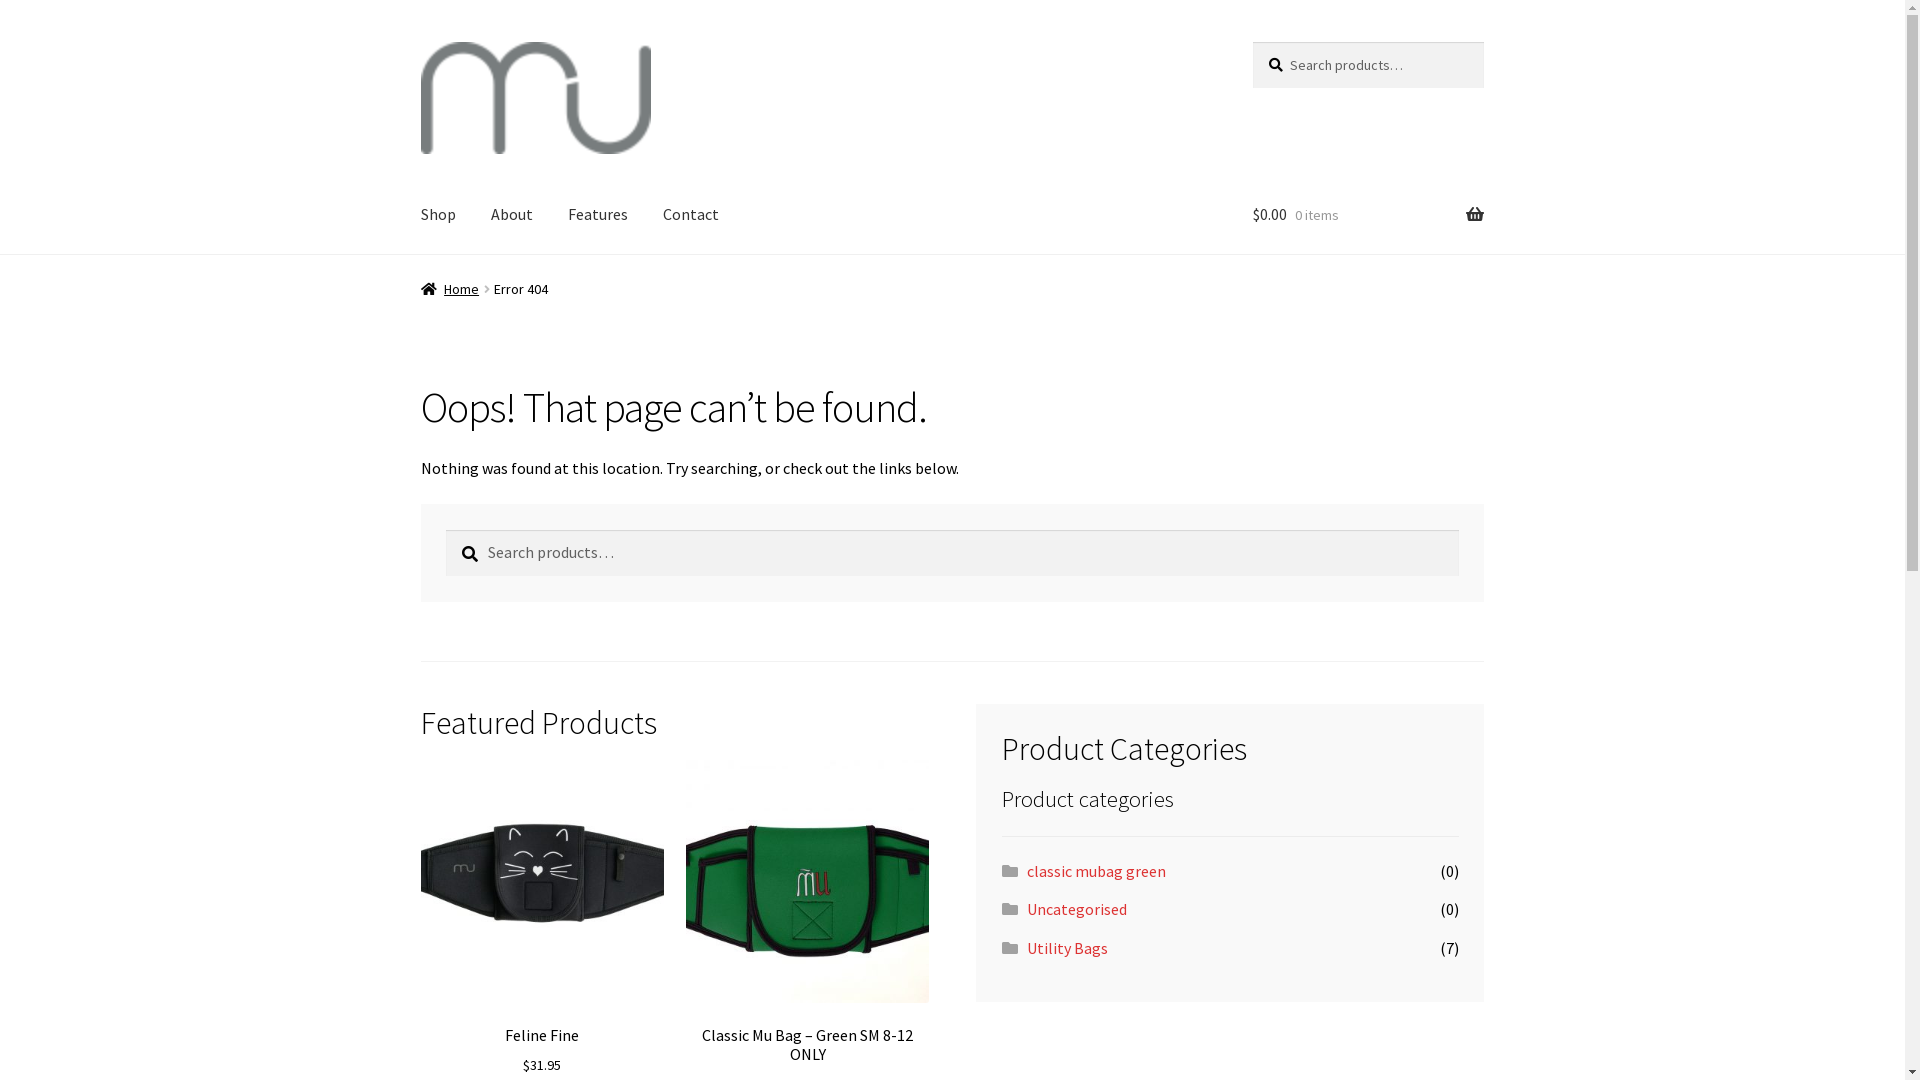  What do you see at coordinates (1367, 216) in the screenshot?
I see `'$0.00 0 items'` at bounding box center [1367, 216].